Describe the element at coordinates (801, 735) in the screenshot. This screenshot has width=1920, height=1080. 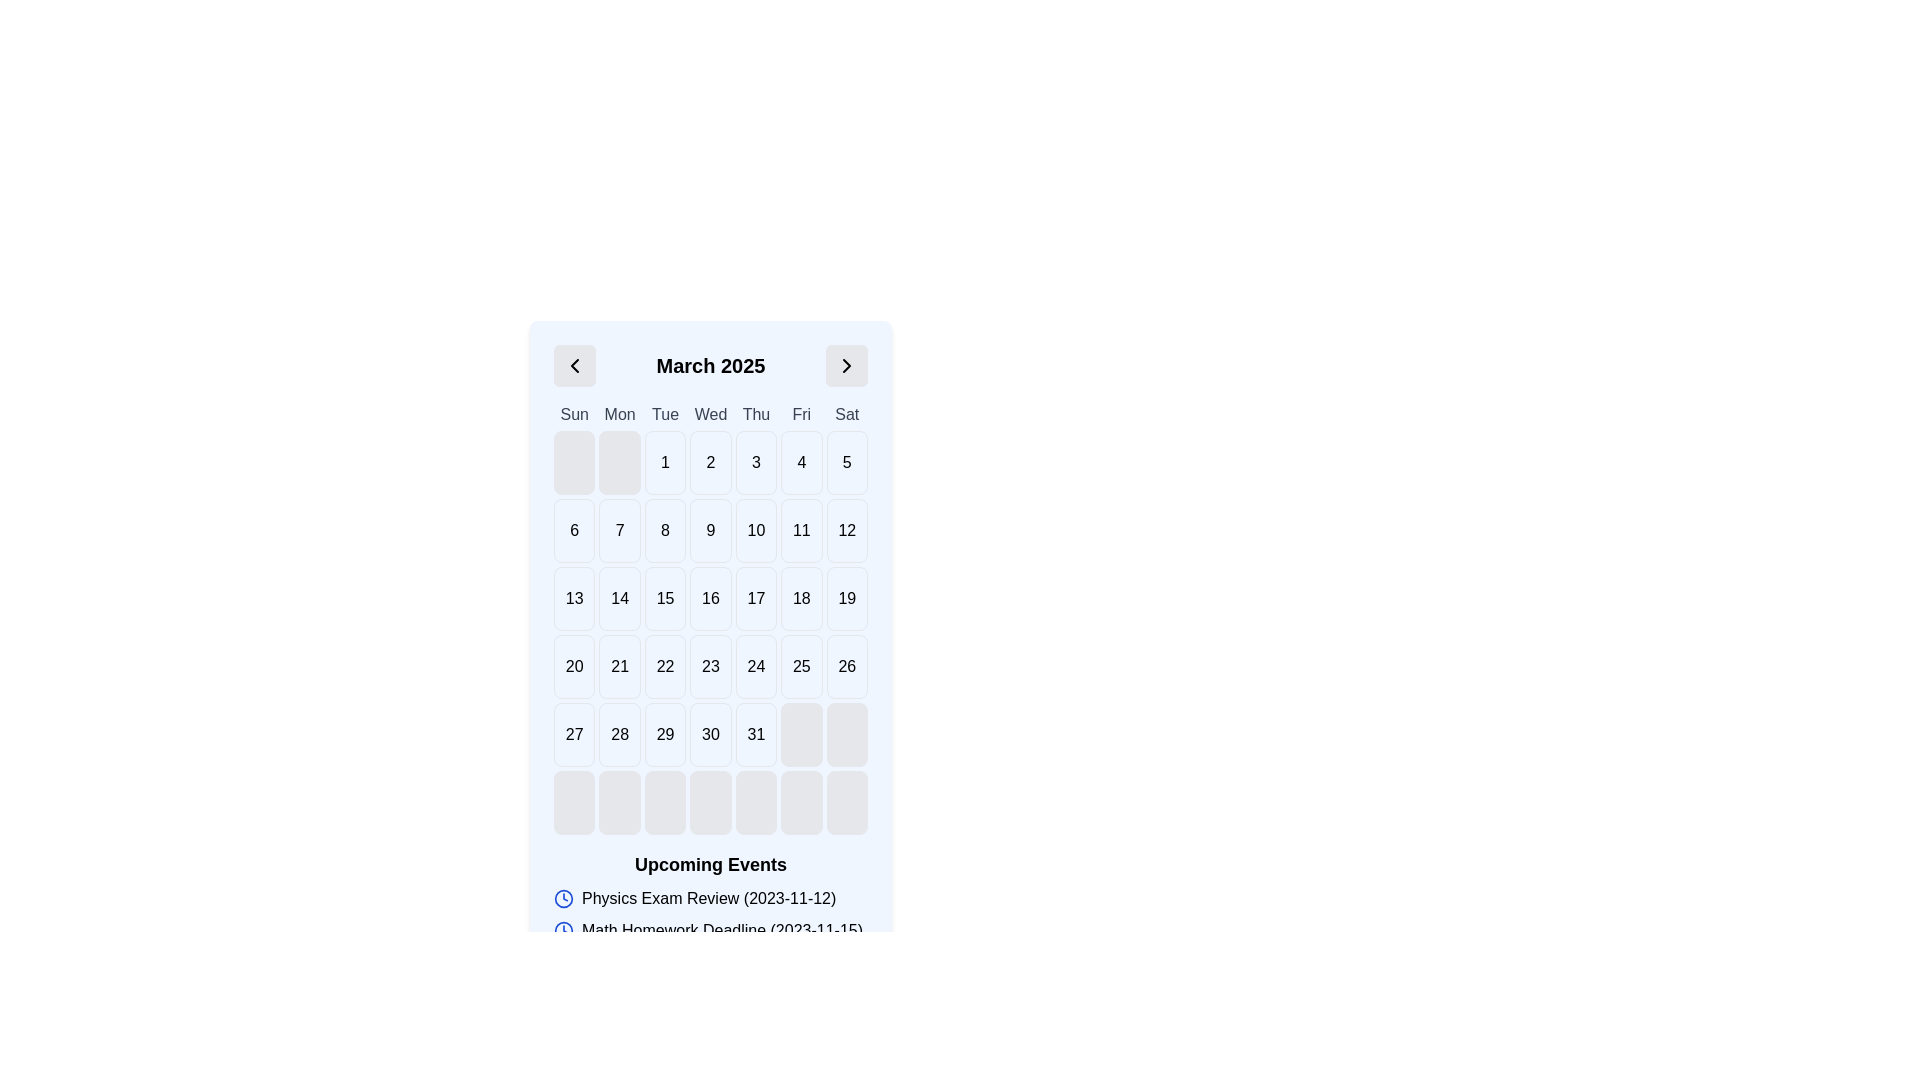
I see `the inactive calendar cell placeholder located in the sixth column of the bottom row of the calendar interface` at that location.